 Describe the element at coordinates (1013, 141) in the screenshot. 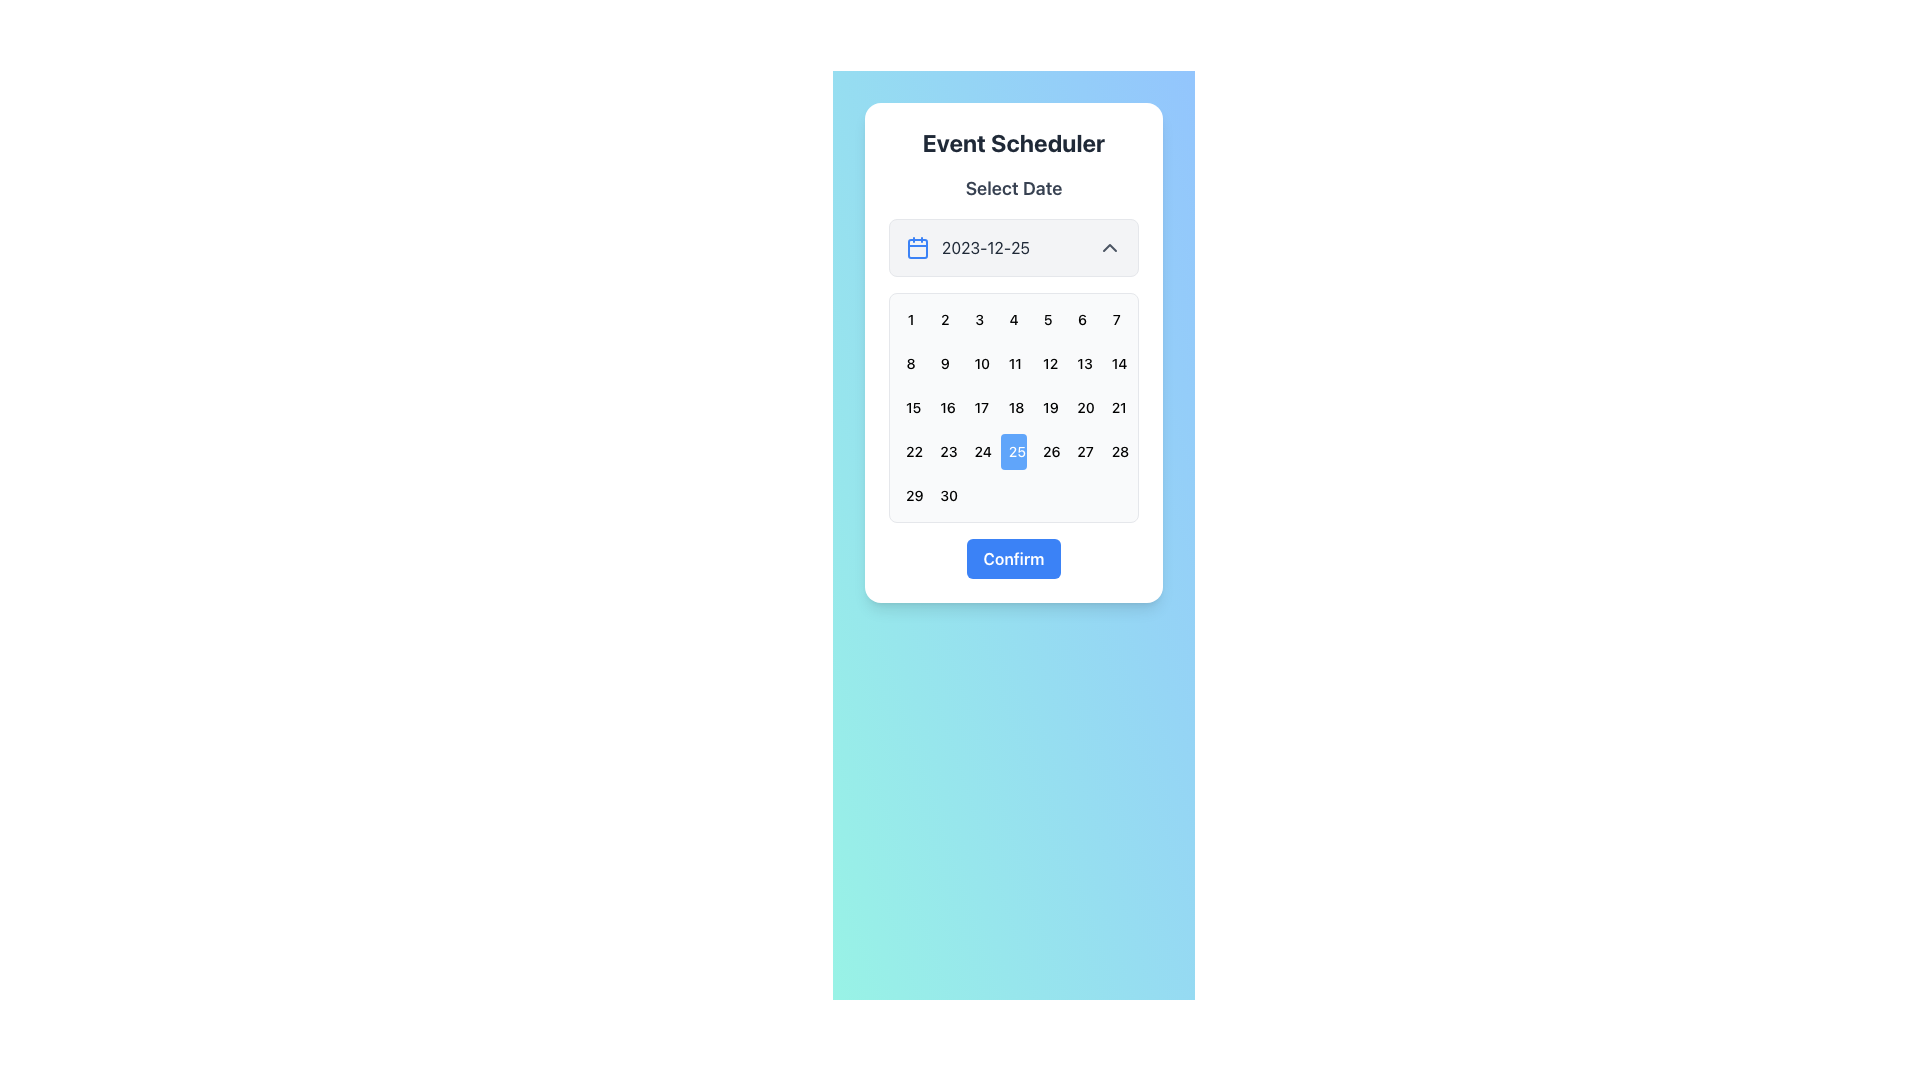

I see `the textual heading 'Event Scheduler' which is styled large and bold, located at the top of the white card containing a date selection interface` at that location.